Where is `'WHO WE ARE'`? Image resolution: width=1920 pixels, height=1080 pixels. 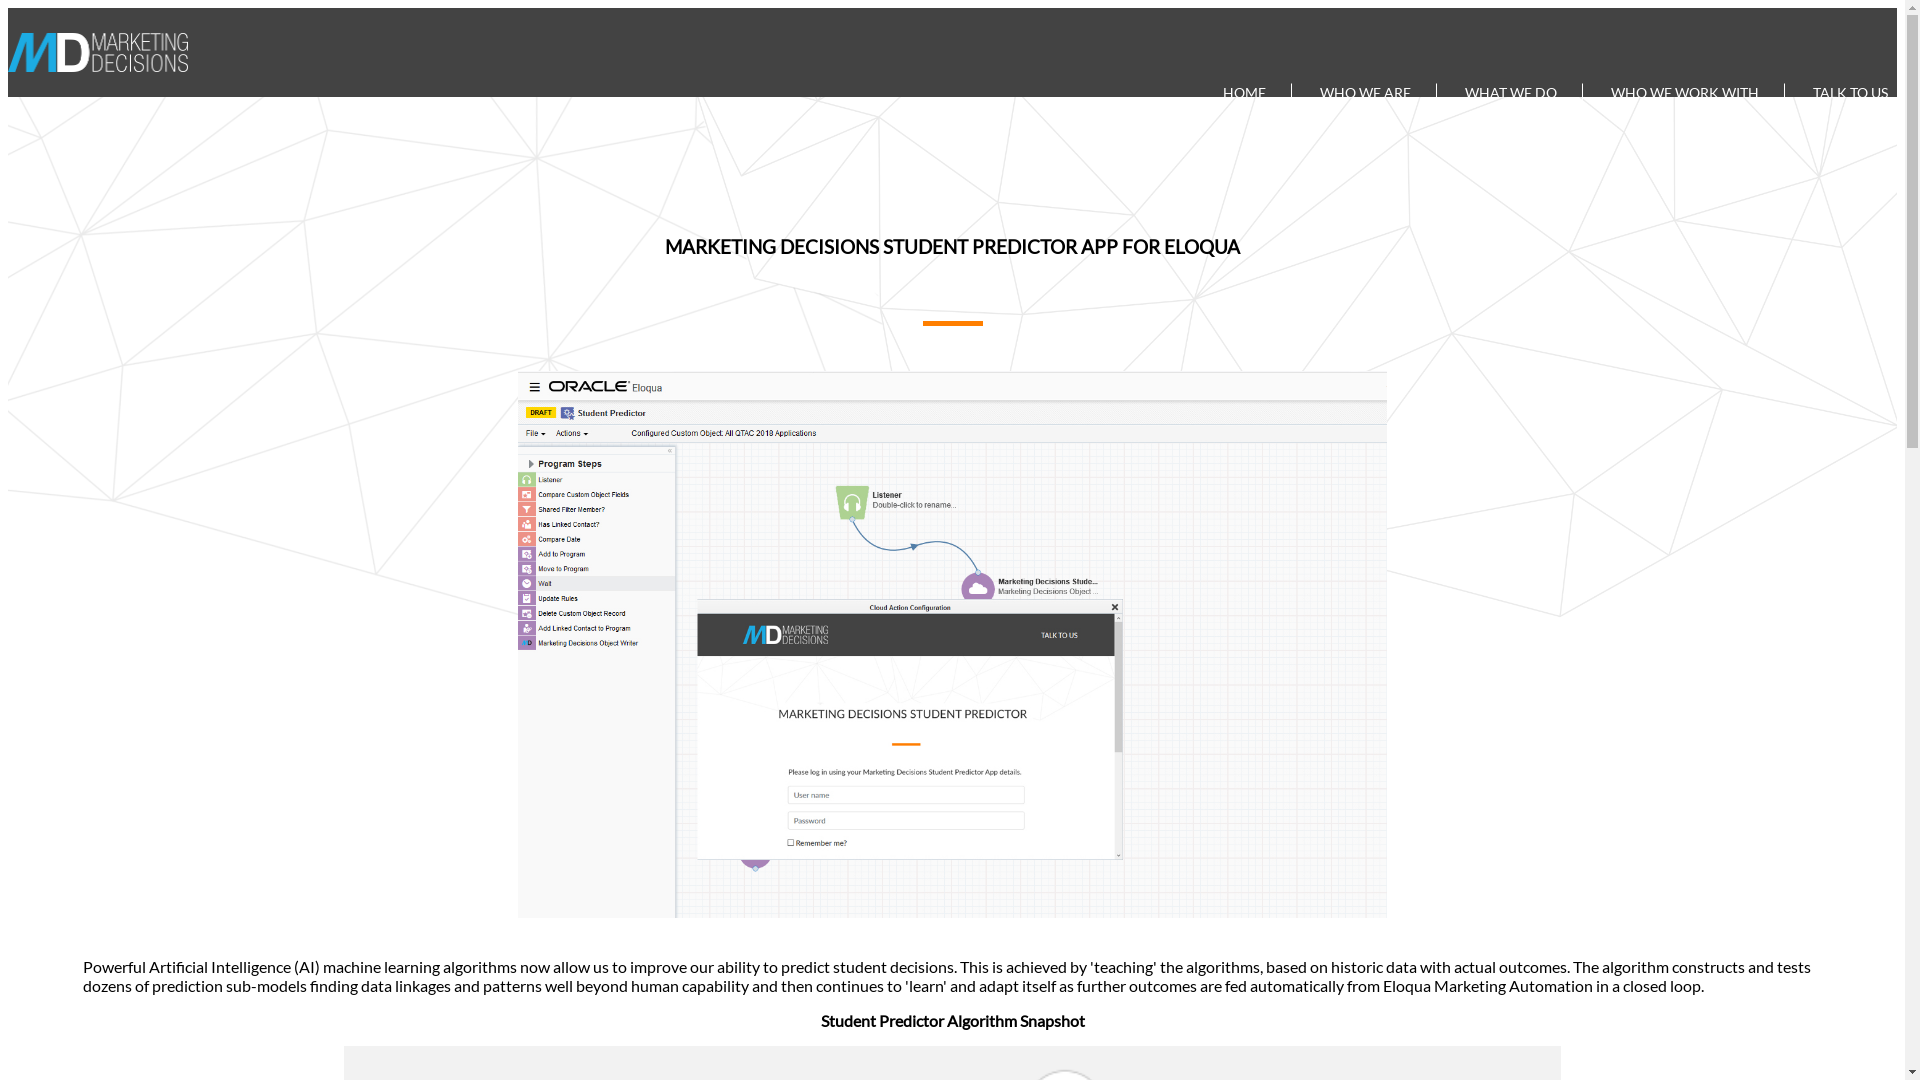
'WHO WE ARE' is located at coordinates (1365, 91).